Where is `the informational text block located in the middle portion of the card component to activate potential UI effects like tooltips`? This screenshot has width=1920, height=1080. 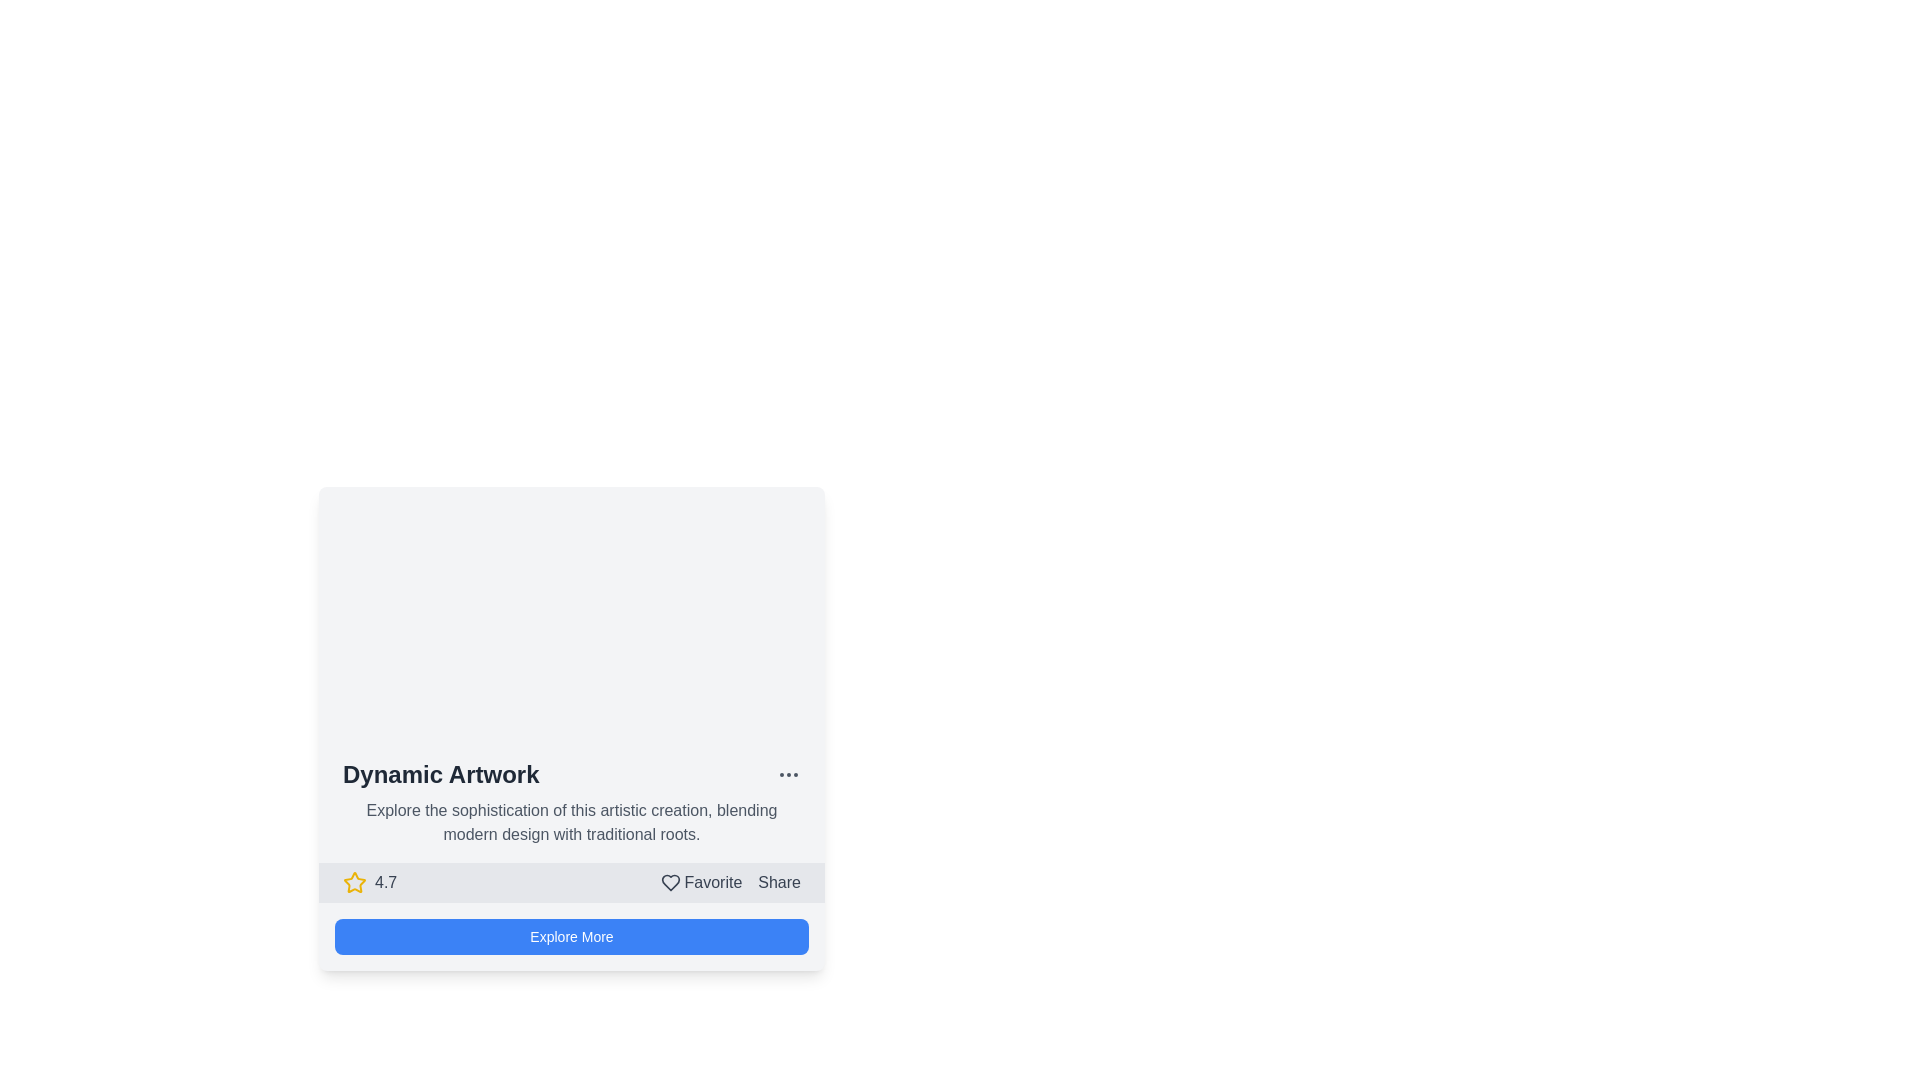
the informational text block located in the middle portion of the card component to activate potential UI effects like tooltips is located at coordinates (570, 801).